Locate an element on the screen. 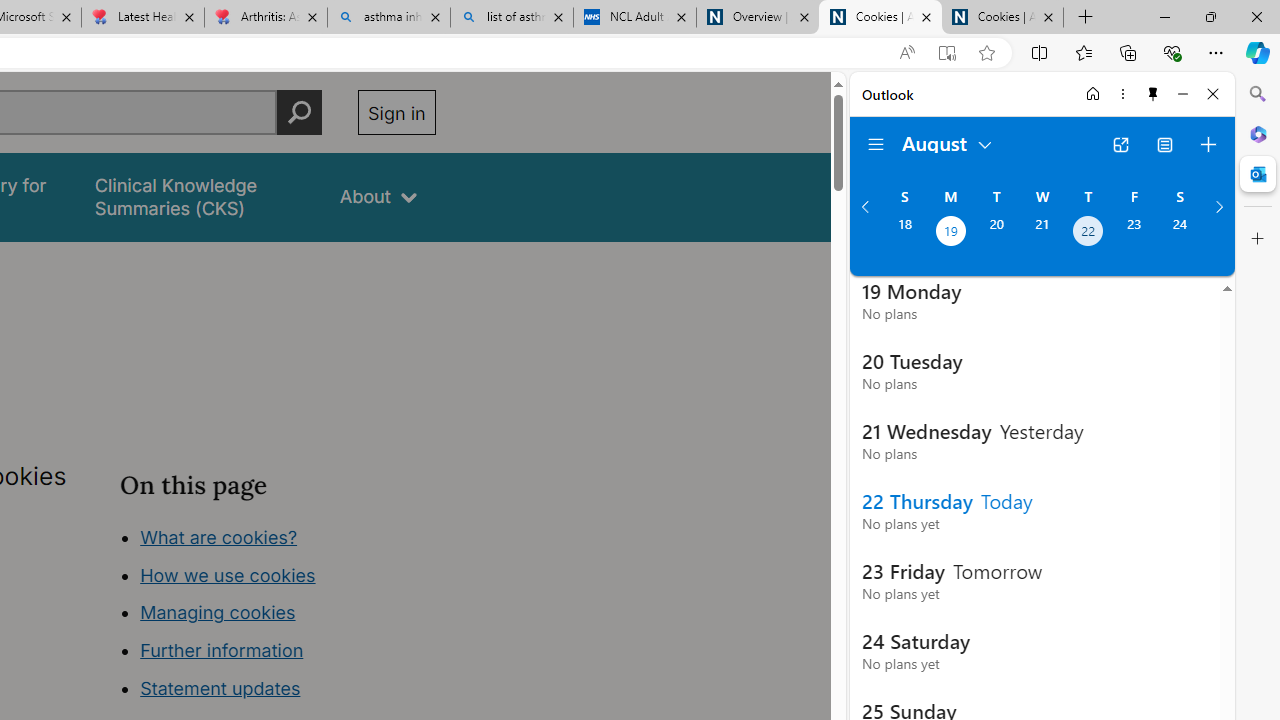 The height and width of the screenshot is (720, 1280). 'Close Customize pane' is located at coordinates (1257, 238).